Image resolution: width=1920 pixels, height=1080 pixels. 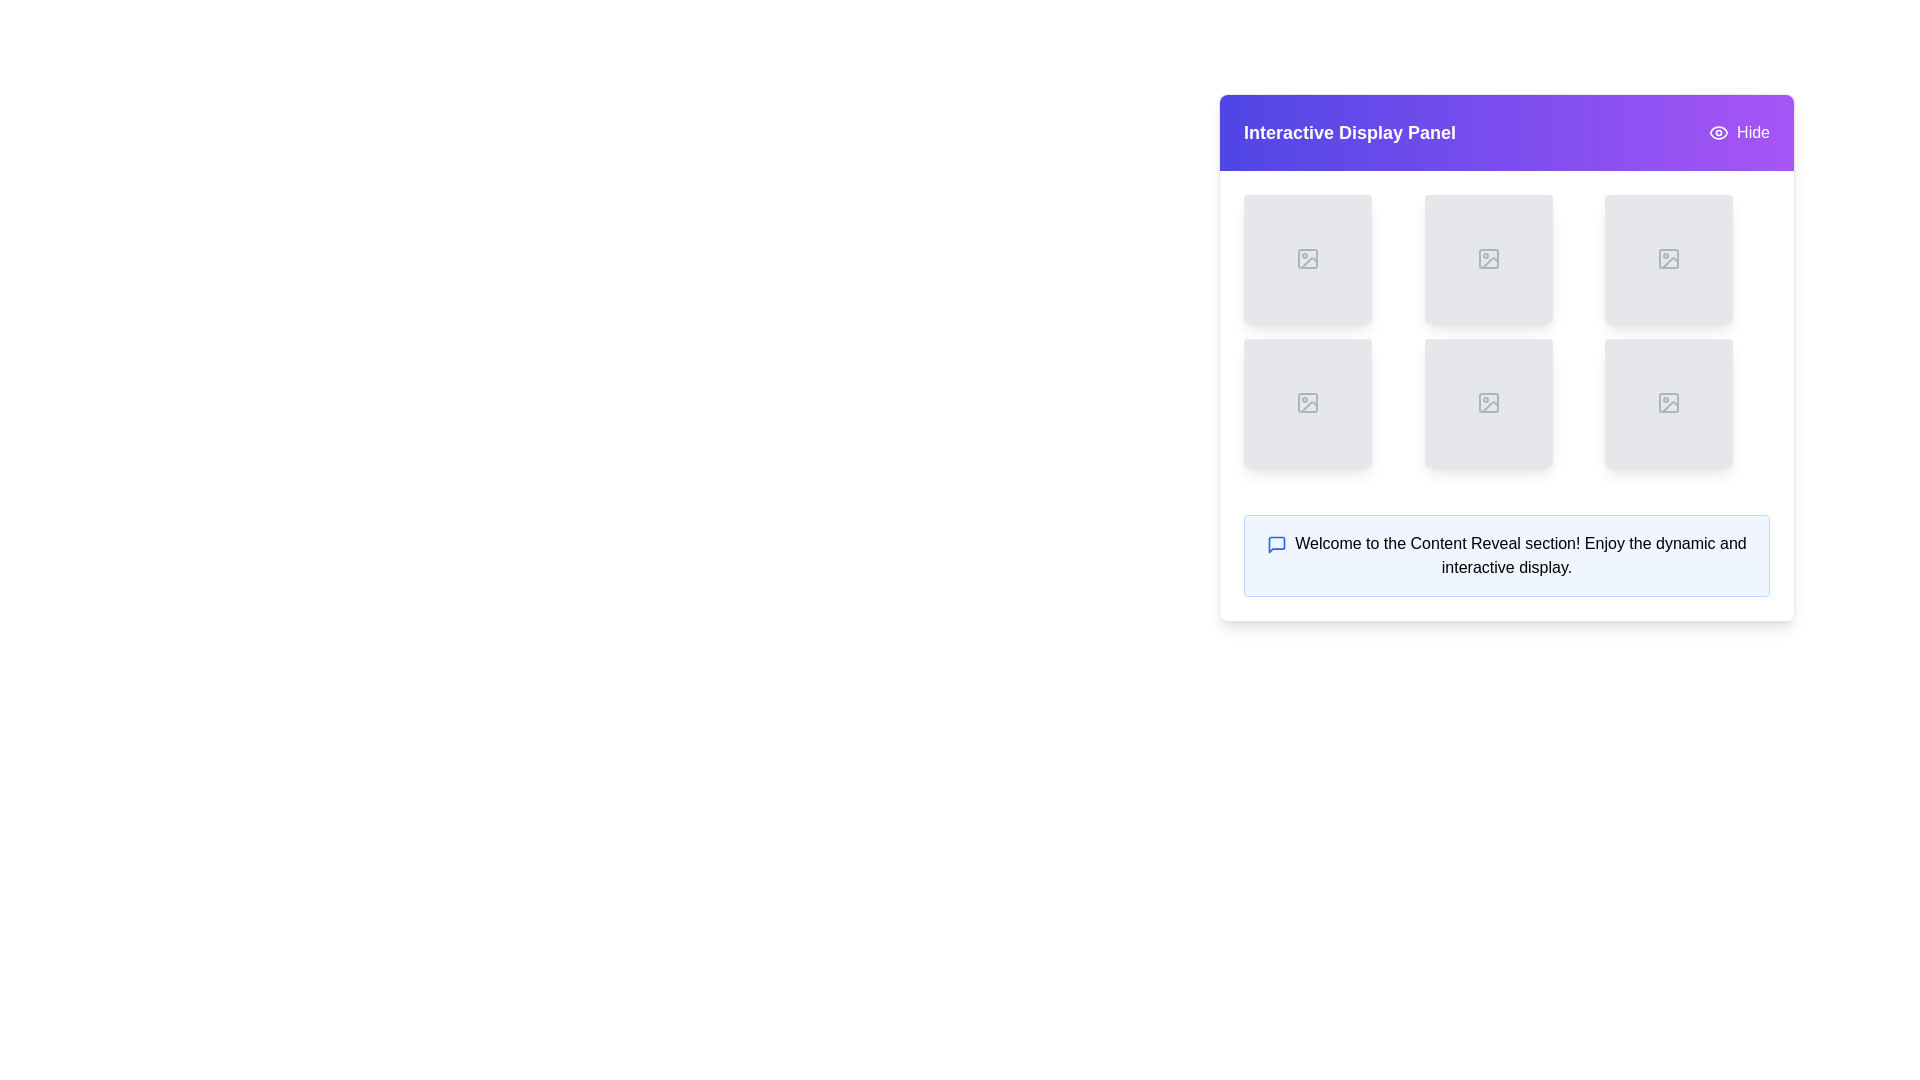 I want to click on the vector graphic icon resembling an image placeholder, which features a rectangular frame with rounded corners and a circular element near the top-left, located in the bottom-left cell of a grid layout, so click(x=1488, y=402).